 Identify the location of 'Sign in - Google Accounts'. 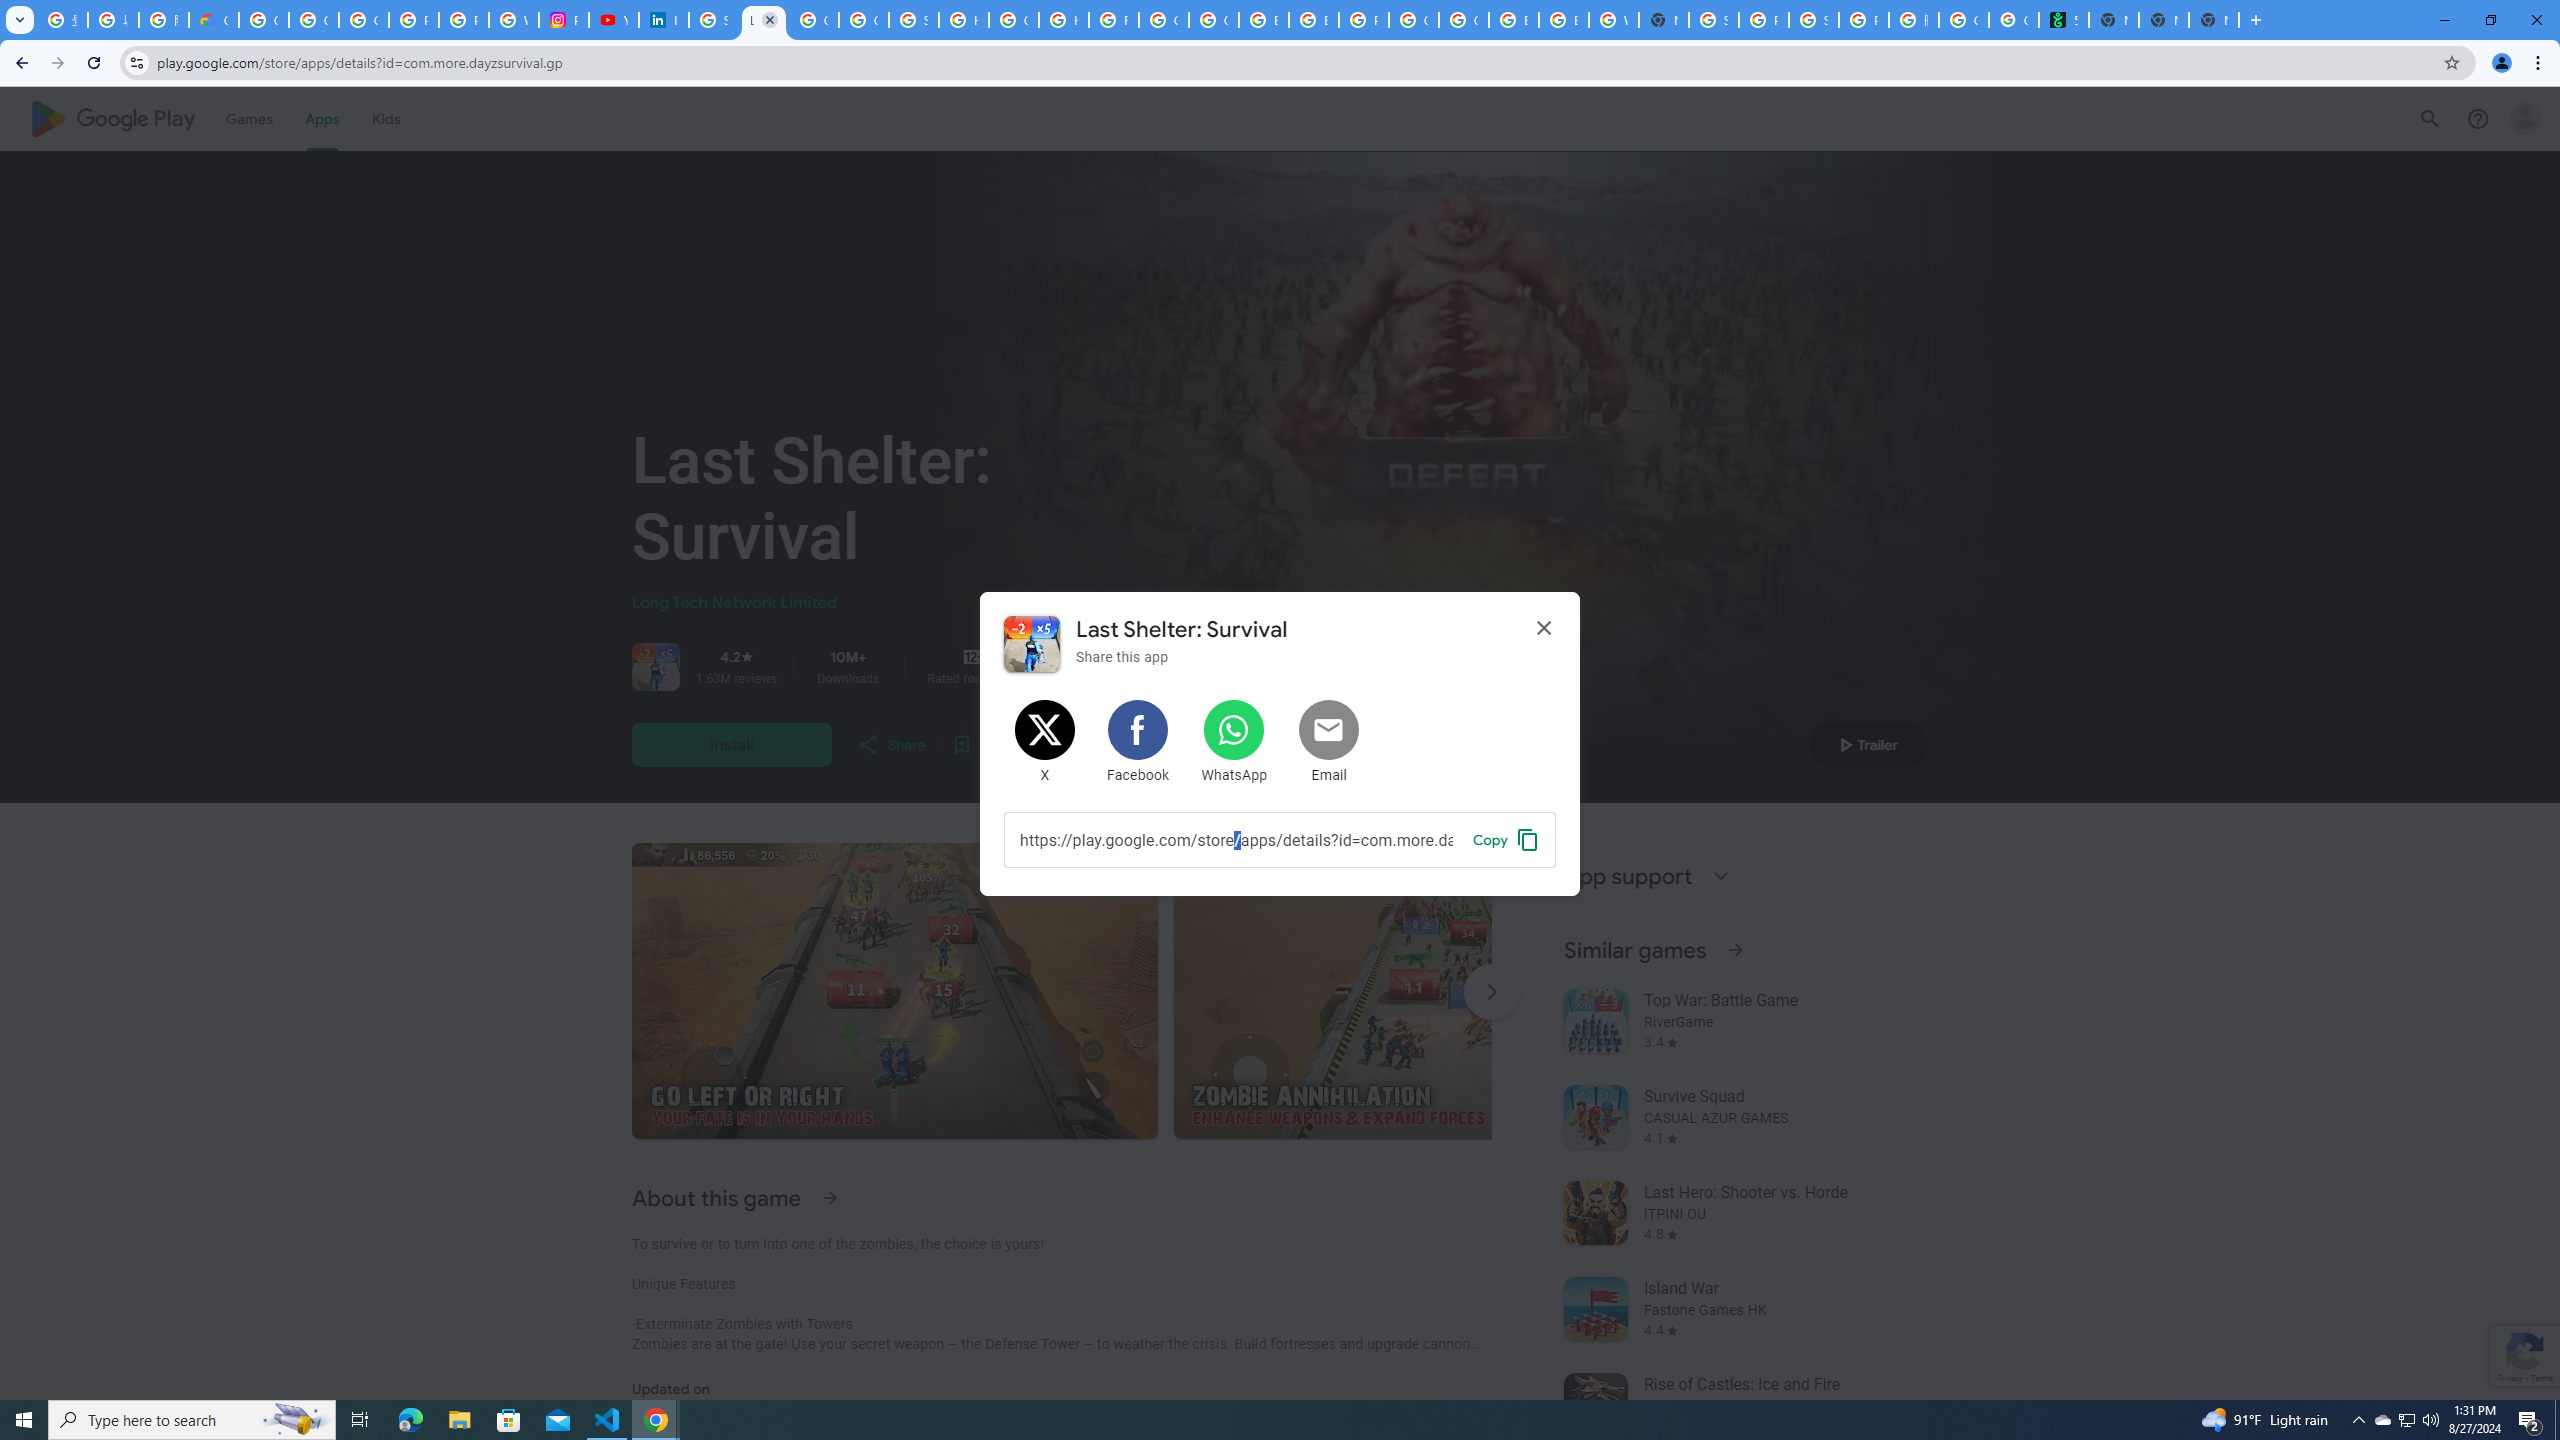
(713, 19).